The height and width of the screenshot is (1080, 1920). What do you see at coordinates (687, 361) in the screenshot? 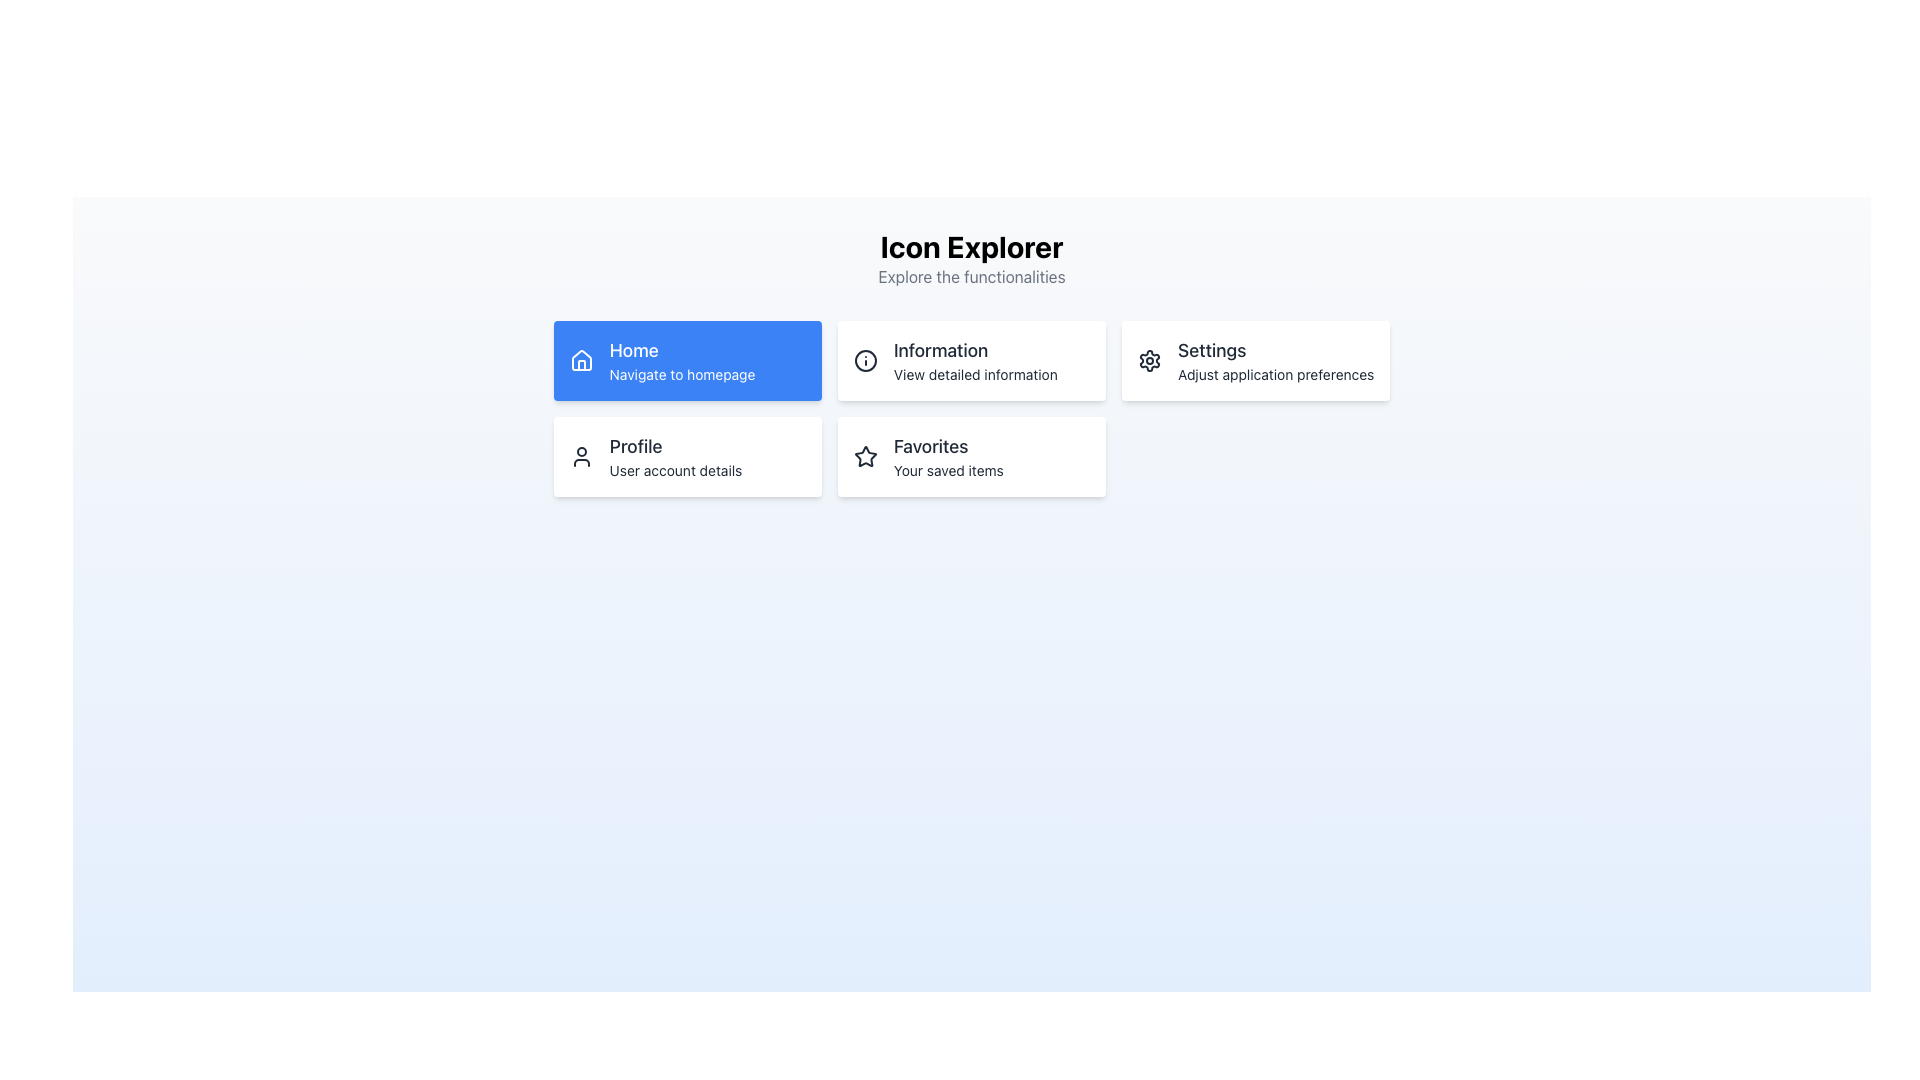
I see `the blue 'Home Navigate to homepage' button located on the top row, leftmost position in its grid layout` at bounding box center [687, 361].